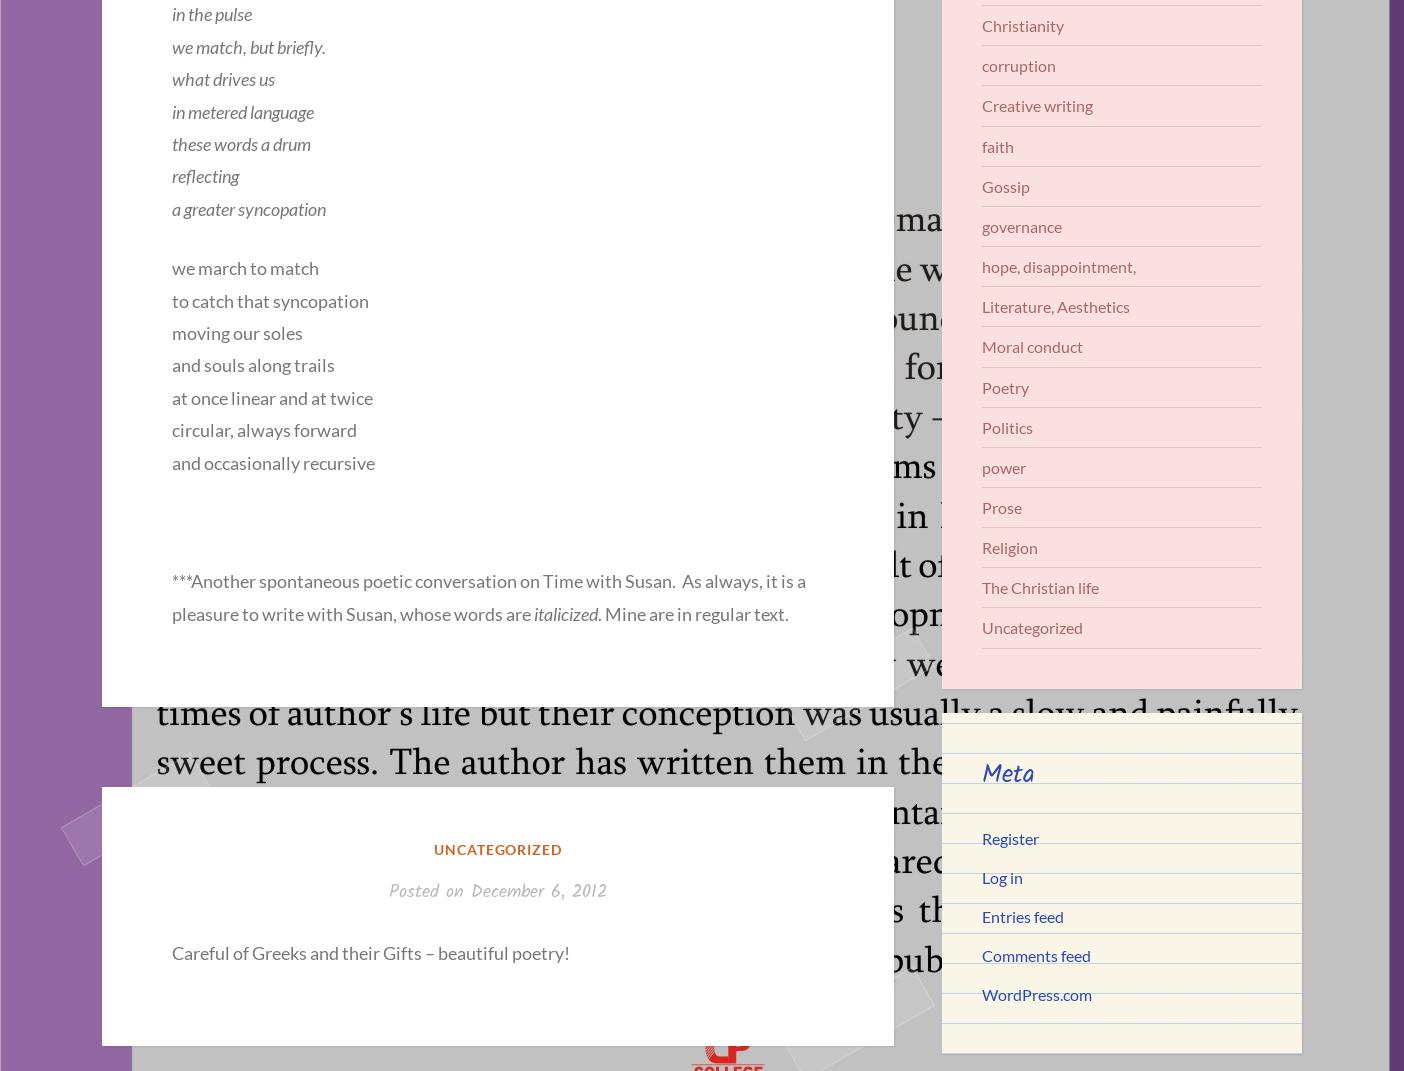 Image resolution: width=1404 pixels, height=1071 pixels. What do you see at coordinates (243, 110) in the screenshot?
I see `'in metered language'` at bounding box center [243, 110].